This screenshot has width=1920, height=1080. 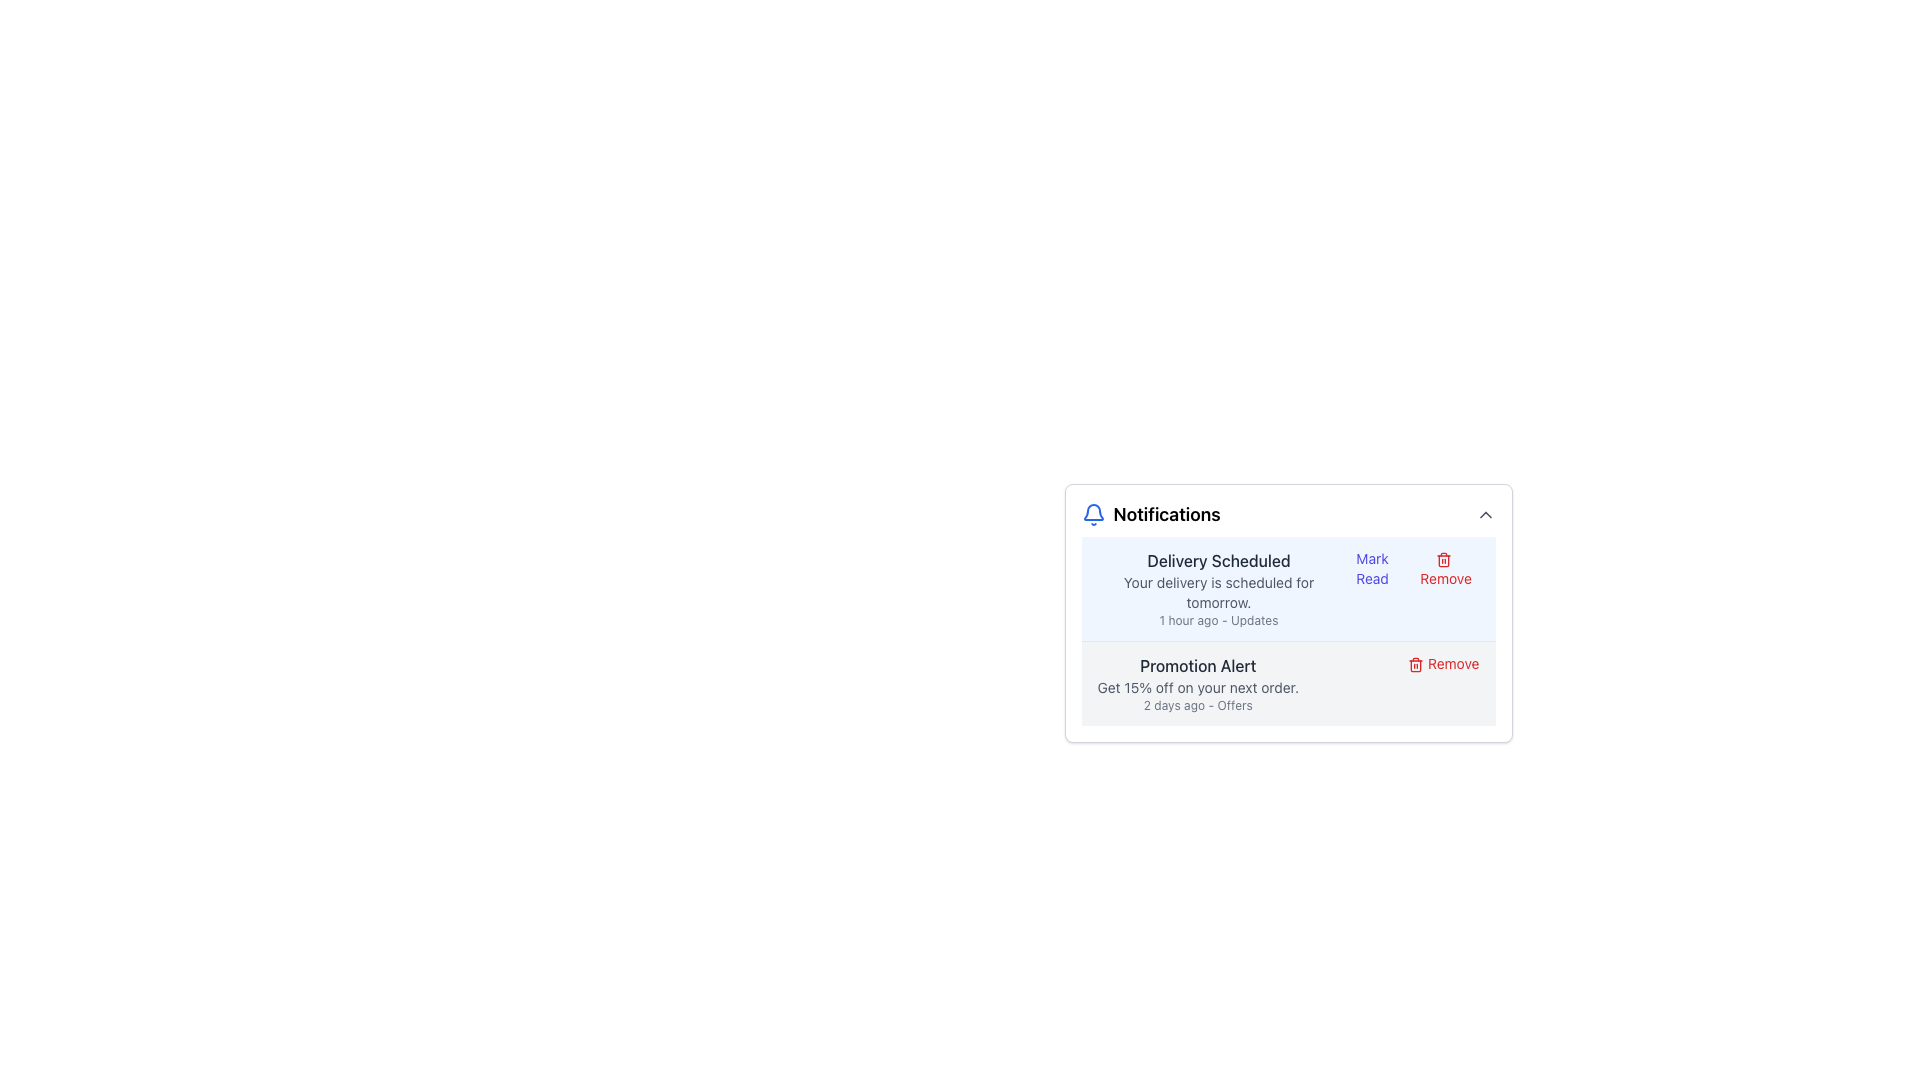 What do you see at coordinates (1443, 663) in the screenshot?
I see `the 'Remove' button with a trash bin icon located to the right of the 'Promotion Alert' notification` at bounding box center [1443, 663].